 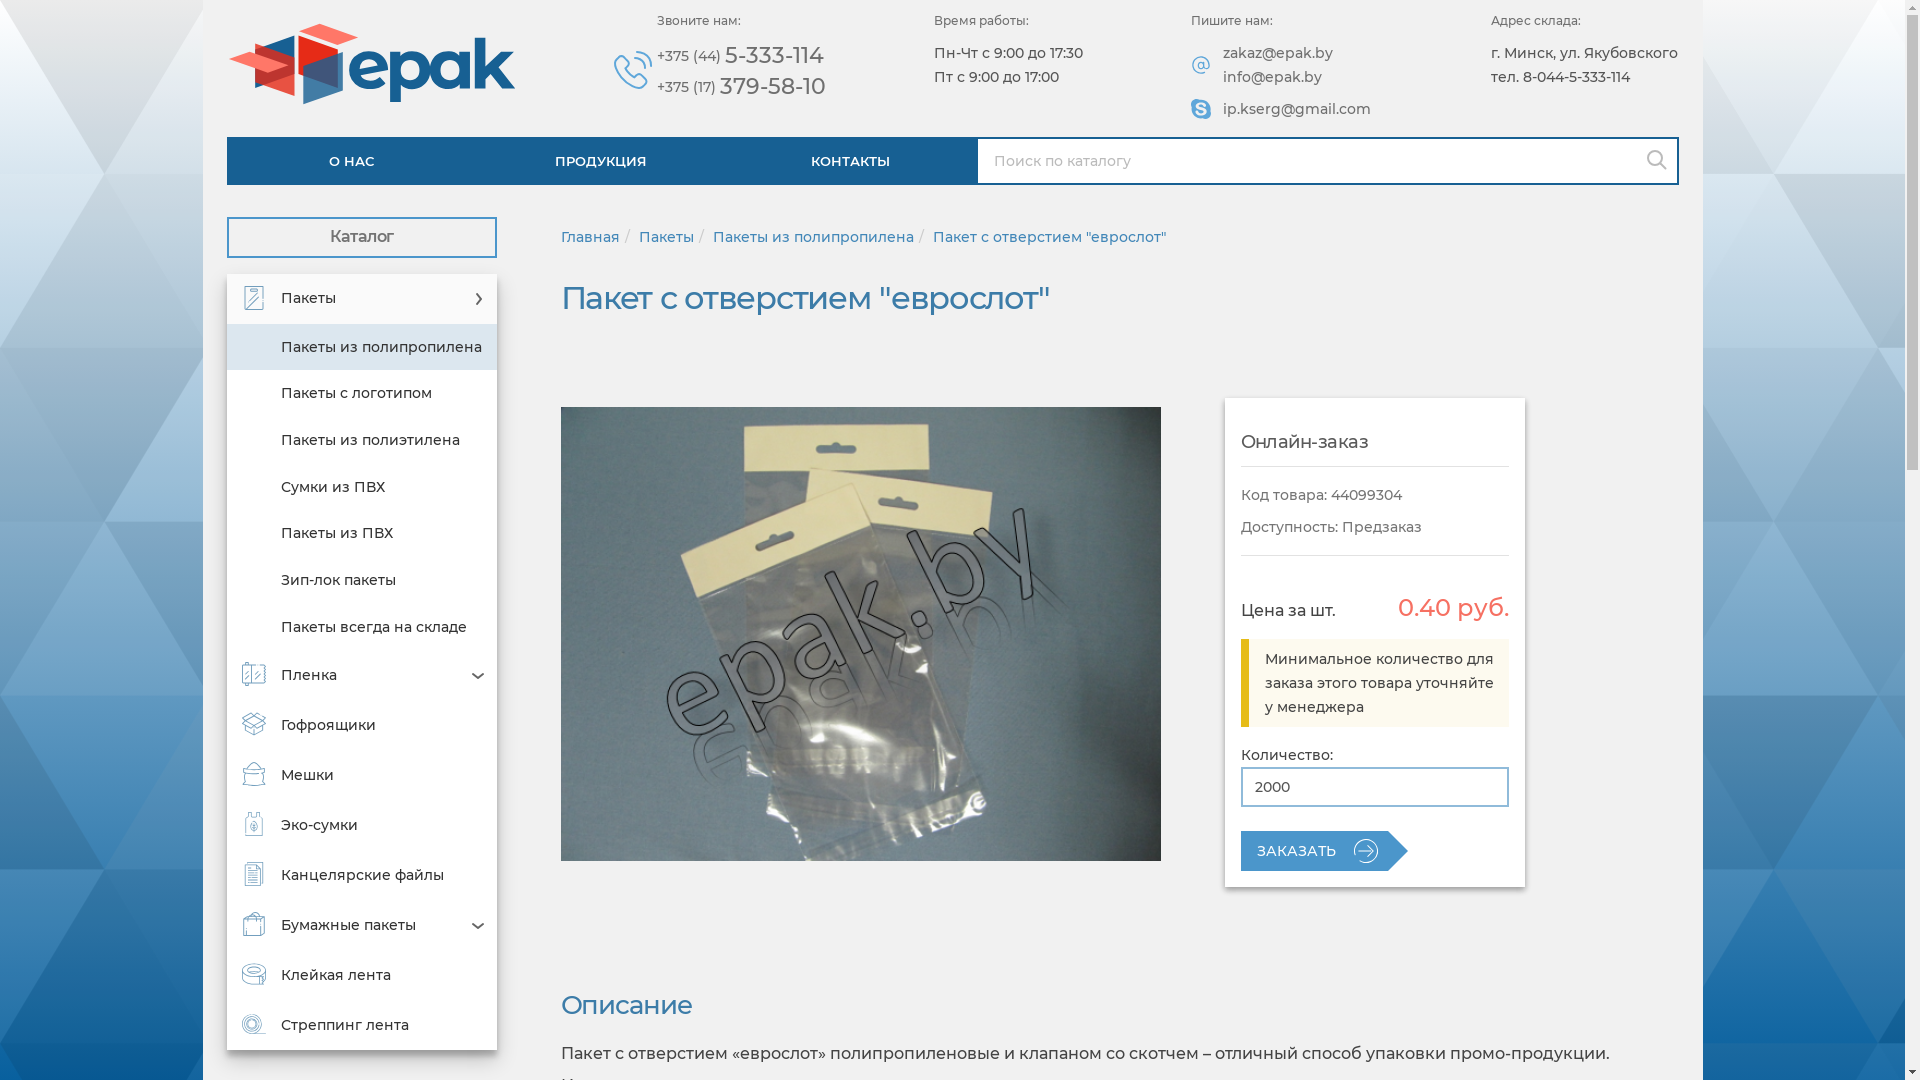 What do you see at coordinates (1276, 52) in the screenshot?
I see `'zakaz@epak.by'` at bounding box center [1276, 52].